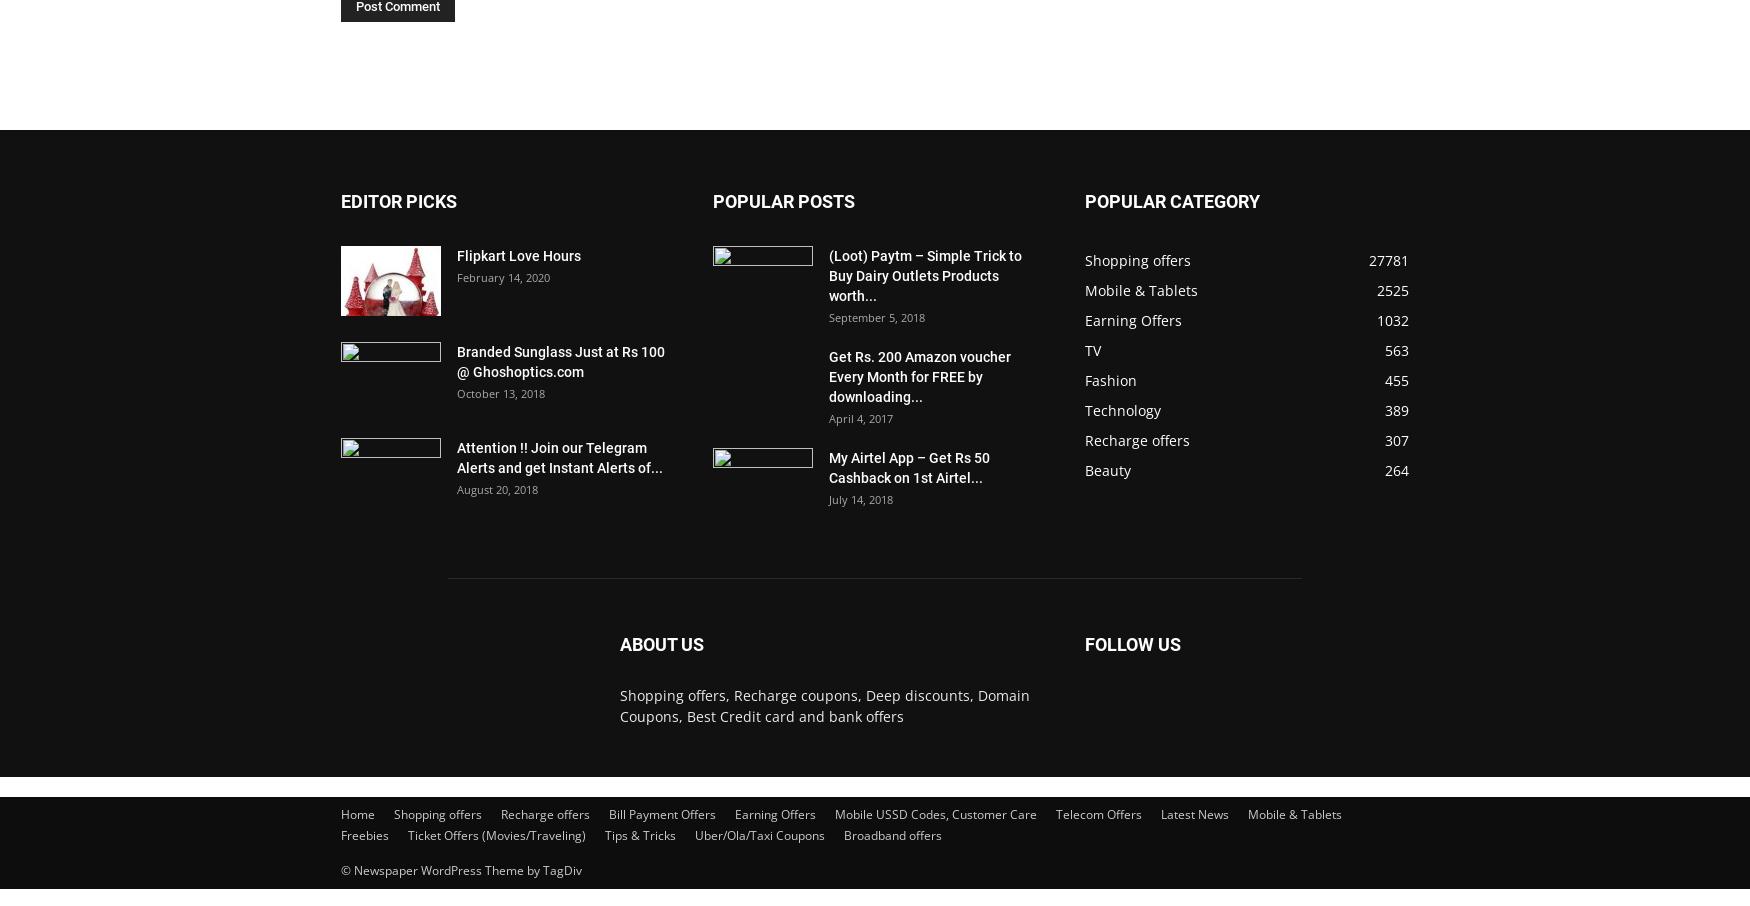 This screenshot has height=906, width=1750. Describe the element at coordinates (1107, 469) in the screenshot. I see `'Beauty'` at that location.